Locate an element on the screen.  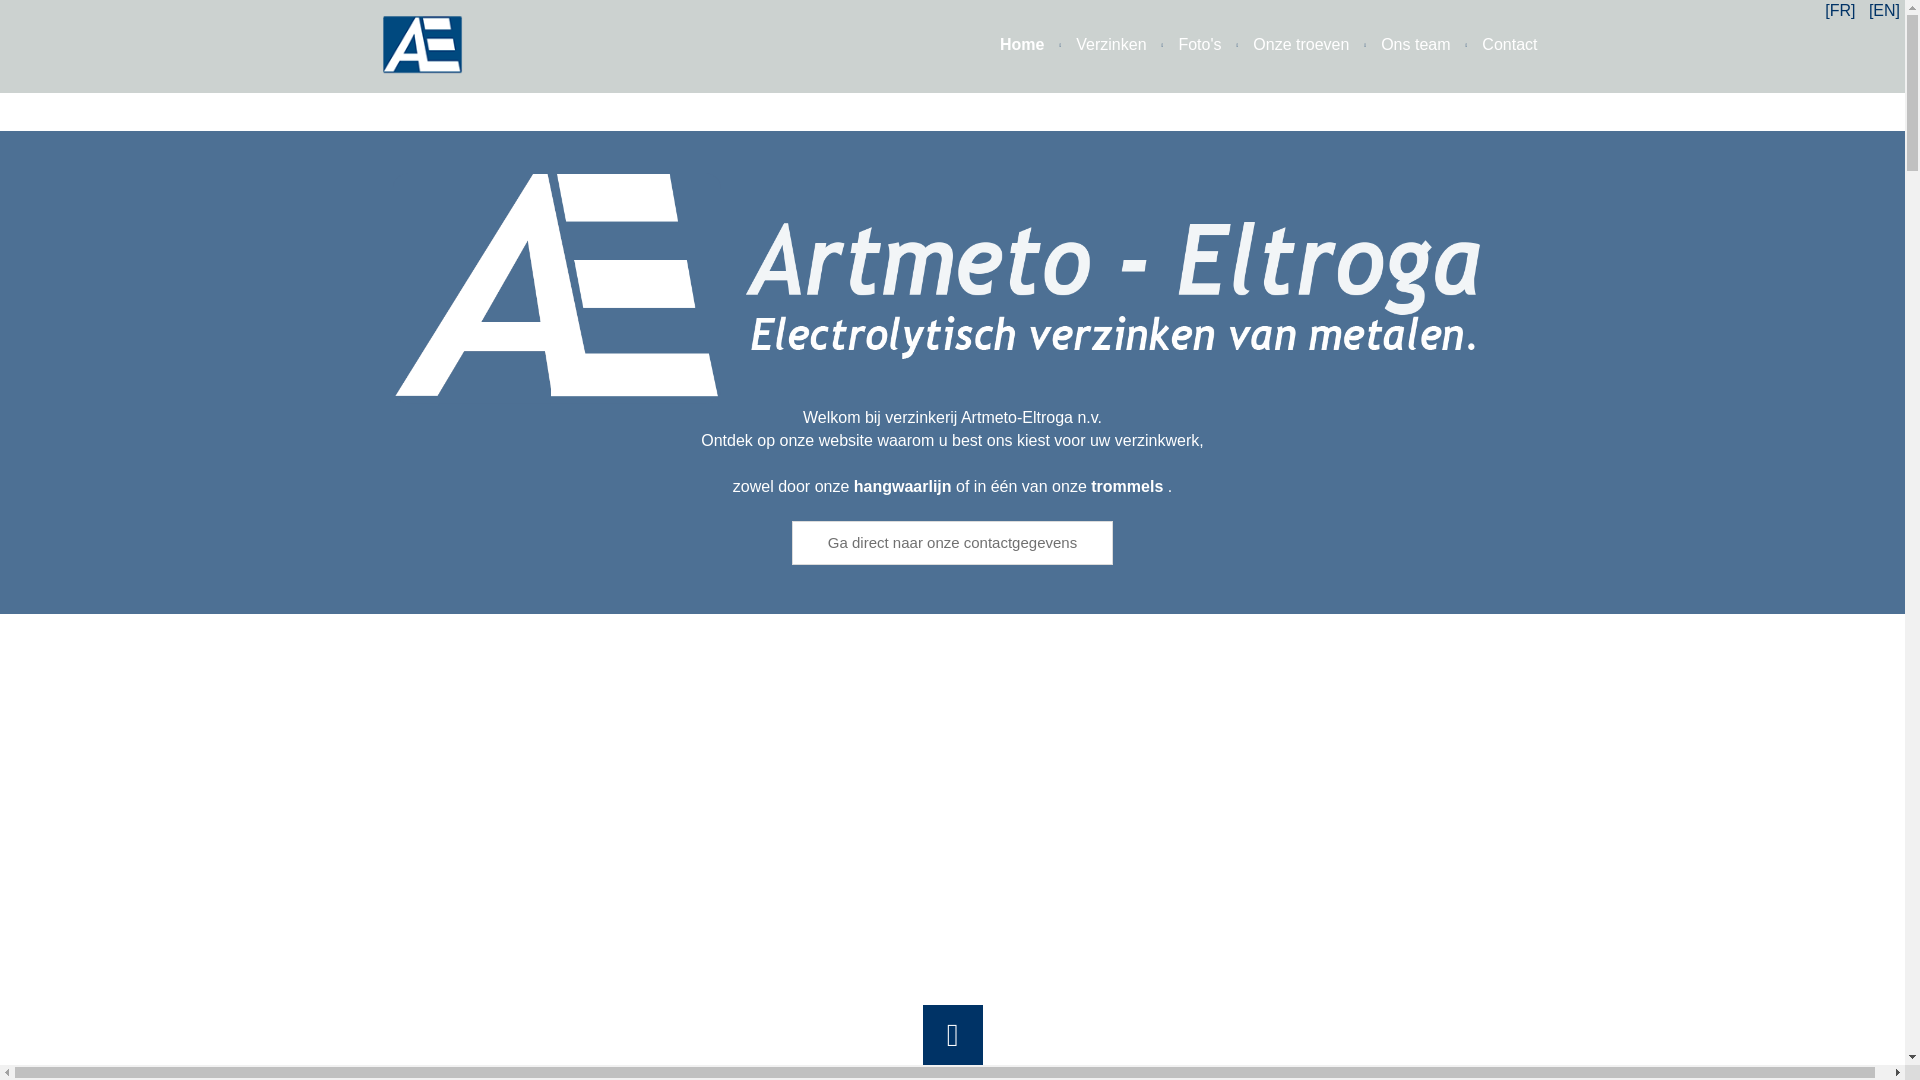
'[FR]' is located at coordinates (1824, 10).